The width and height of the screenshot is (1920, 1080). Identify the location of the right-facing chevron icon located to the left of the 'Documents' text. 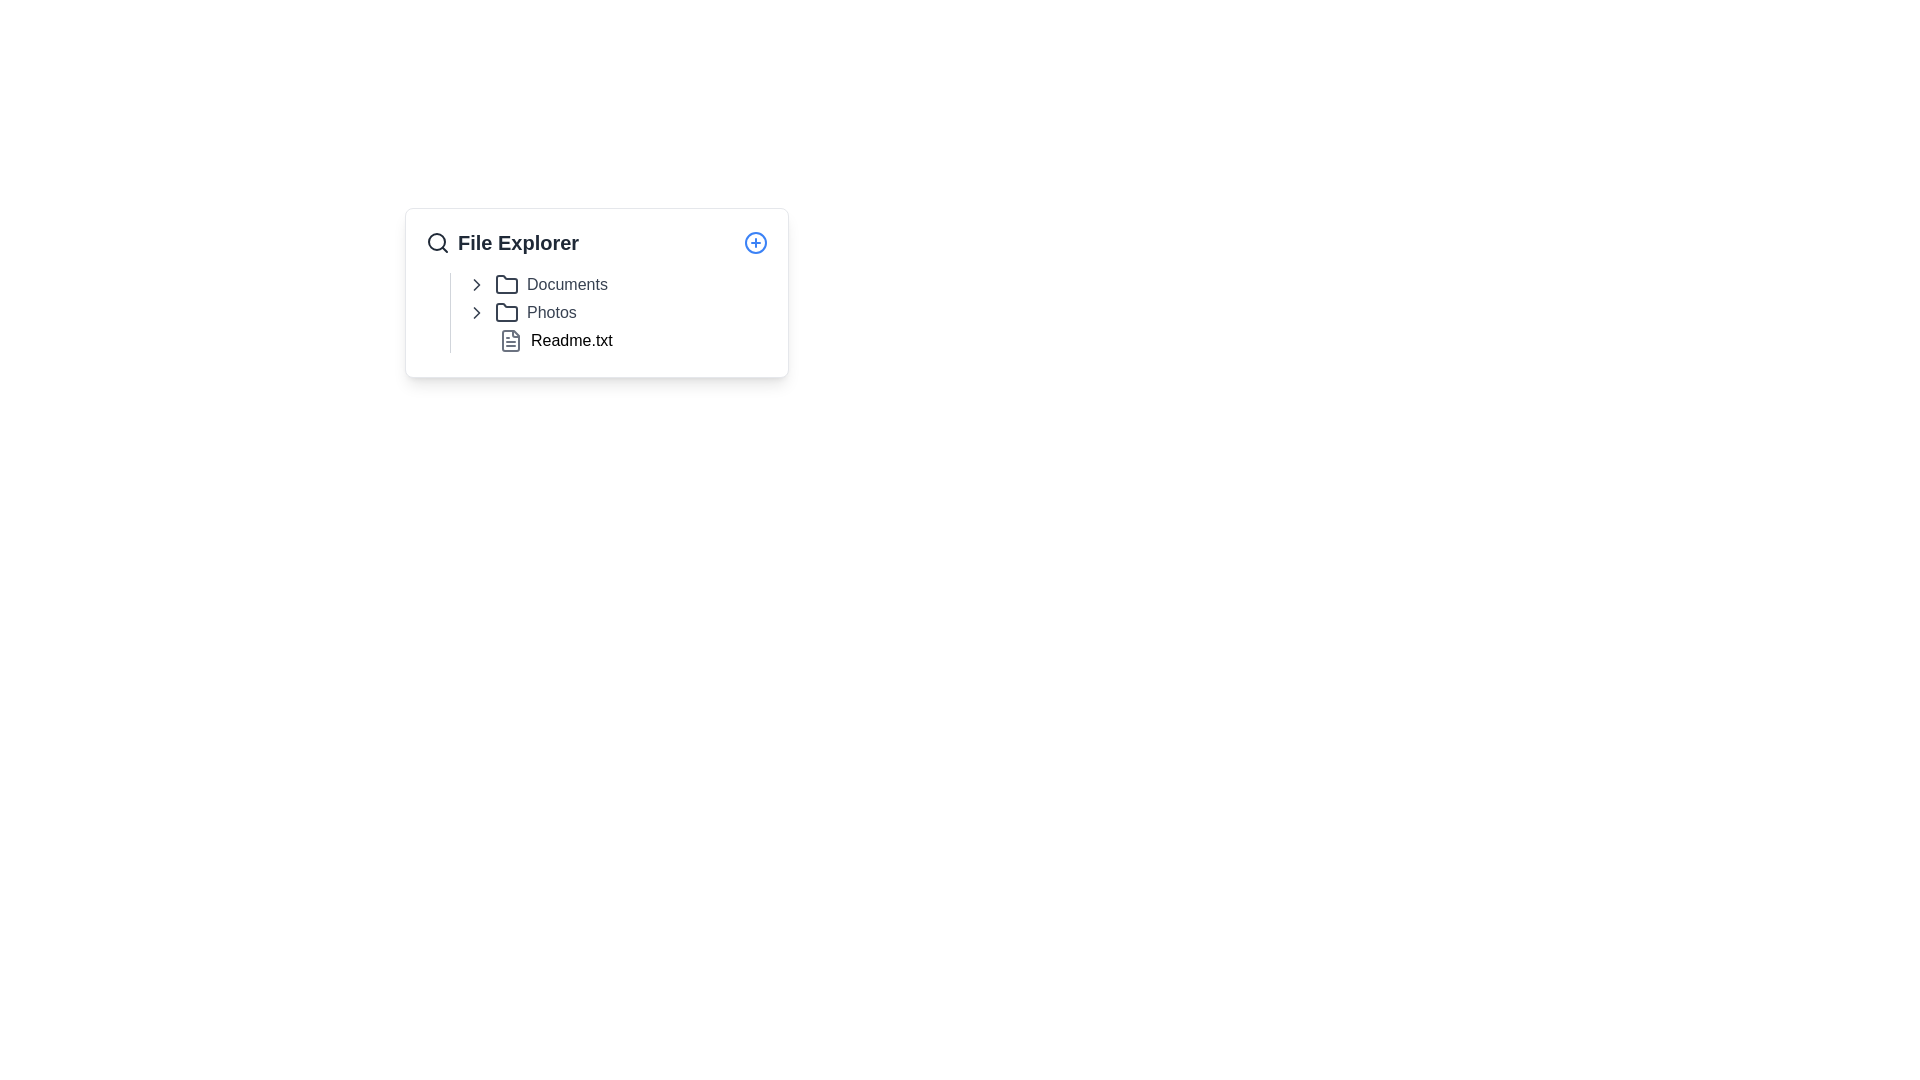
(475, 285).